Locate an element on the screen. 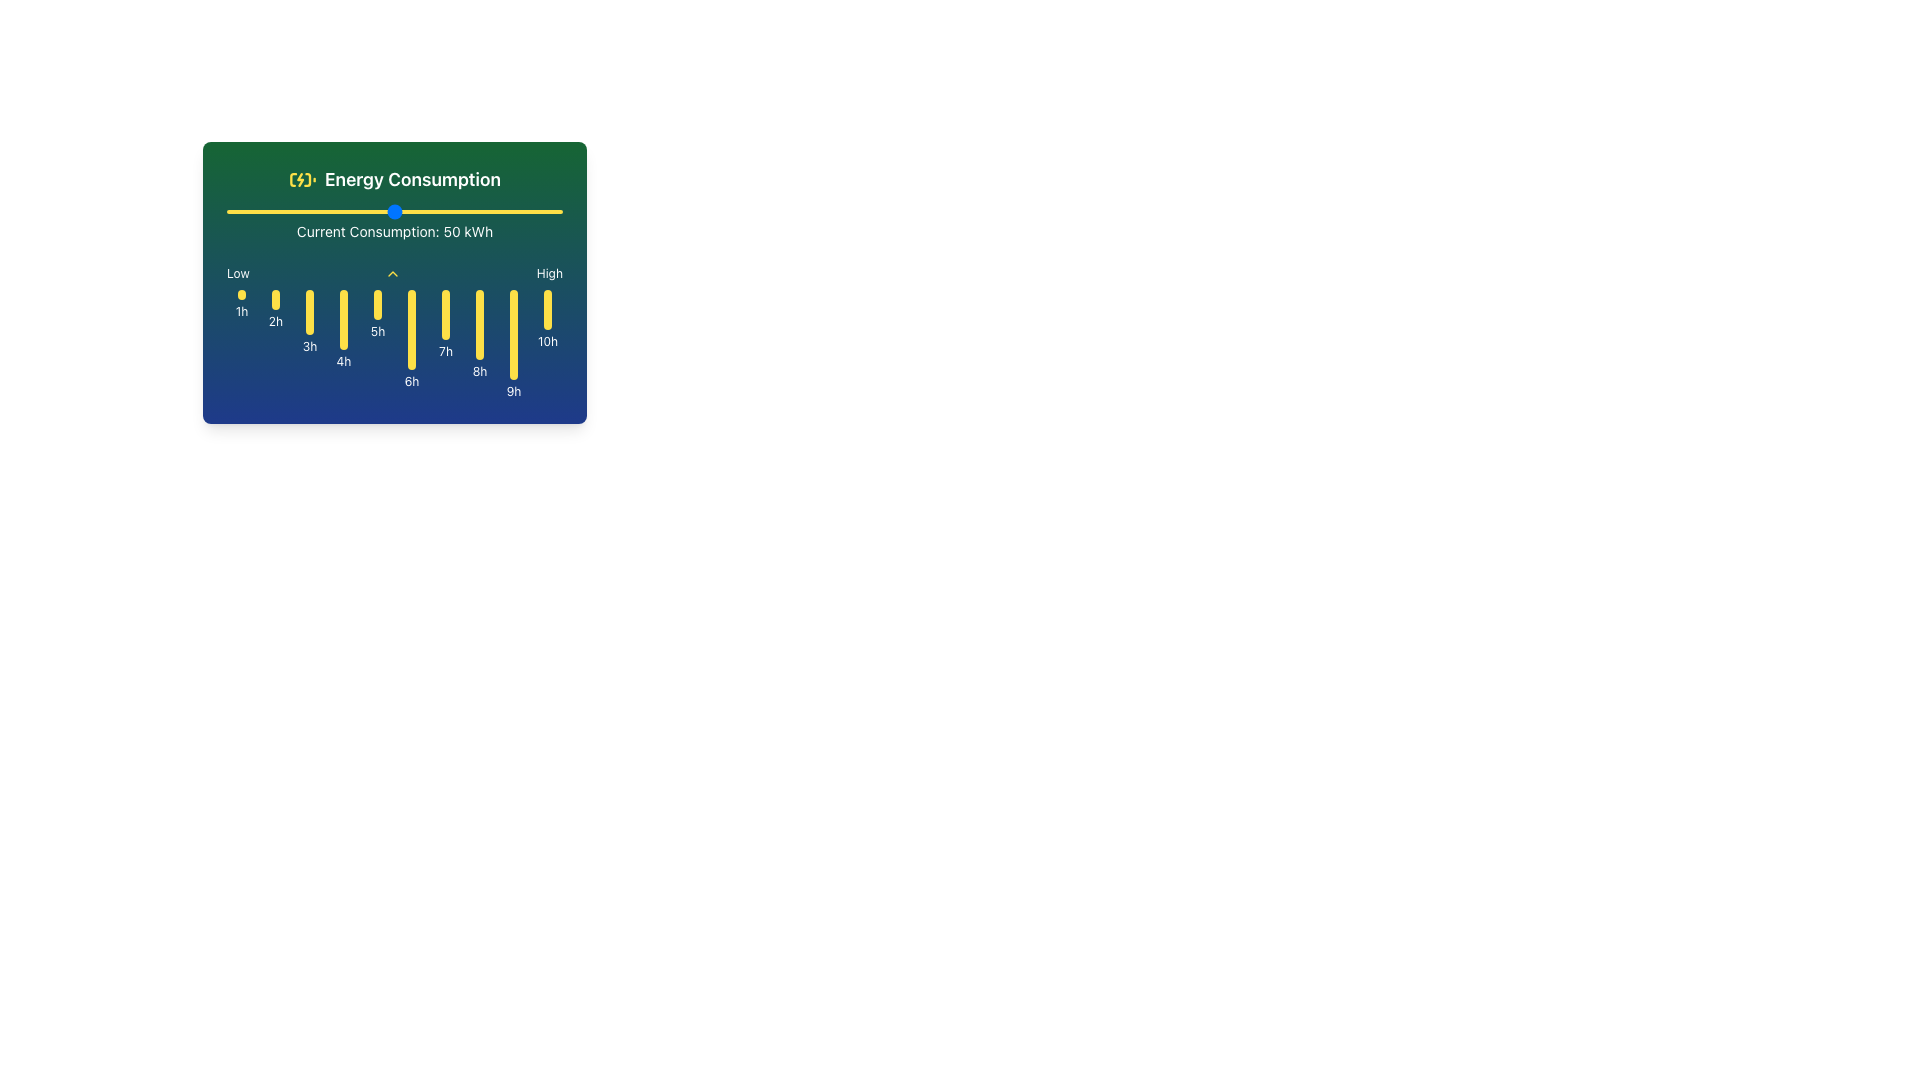  the visual indicator labeled '6h', which is the sixth bar in a row of ten vertical bars in the time series graph is located at coordinates (411, 343).